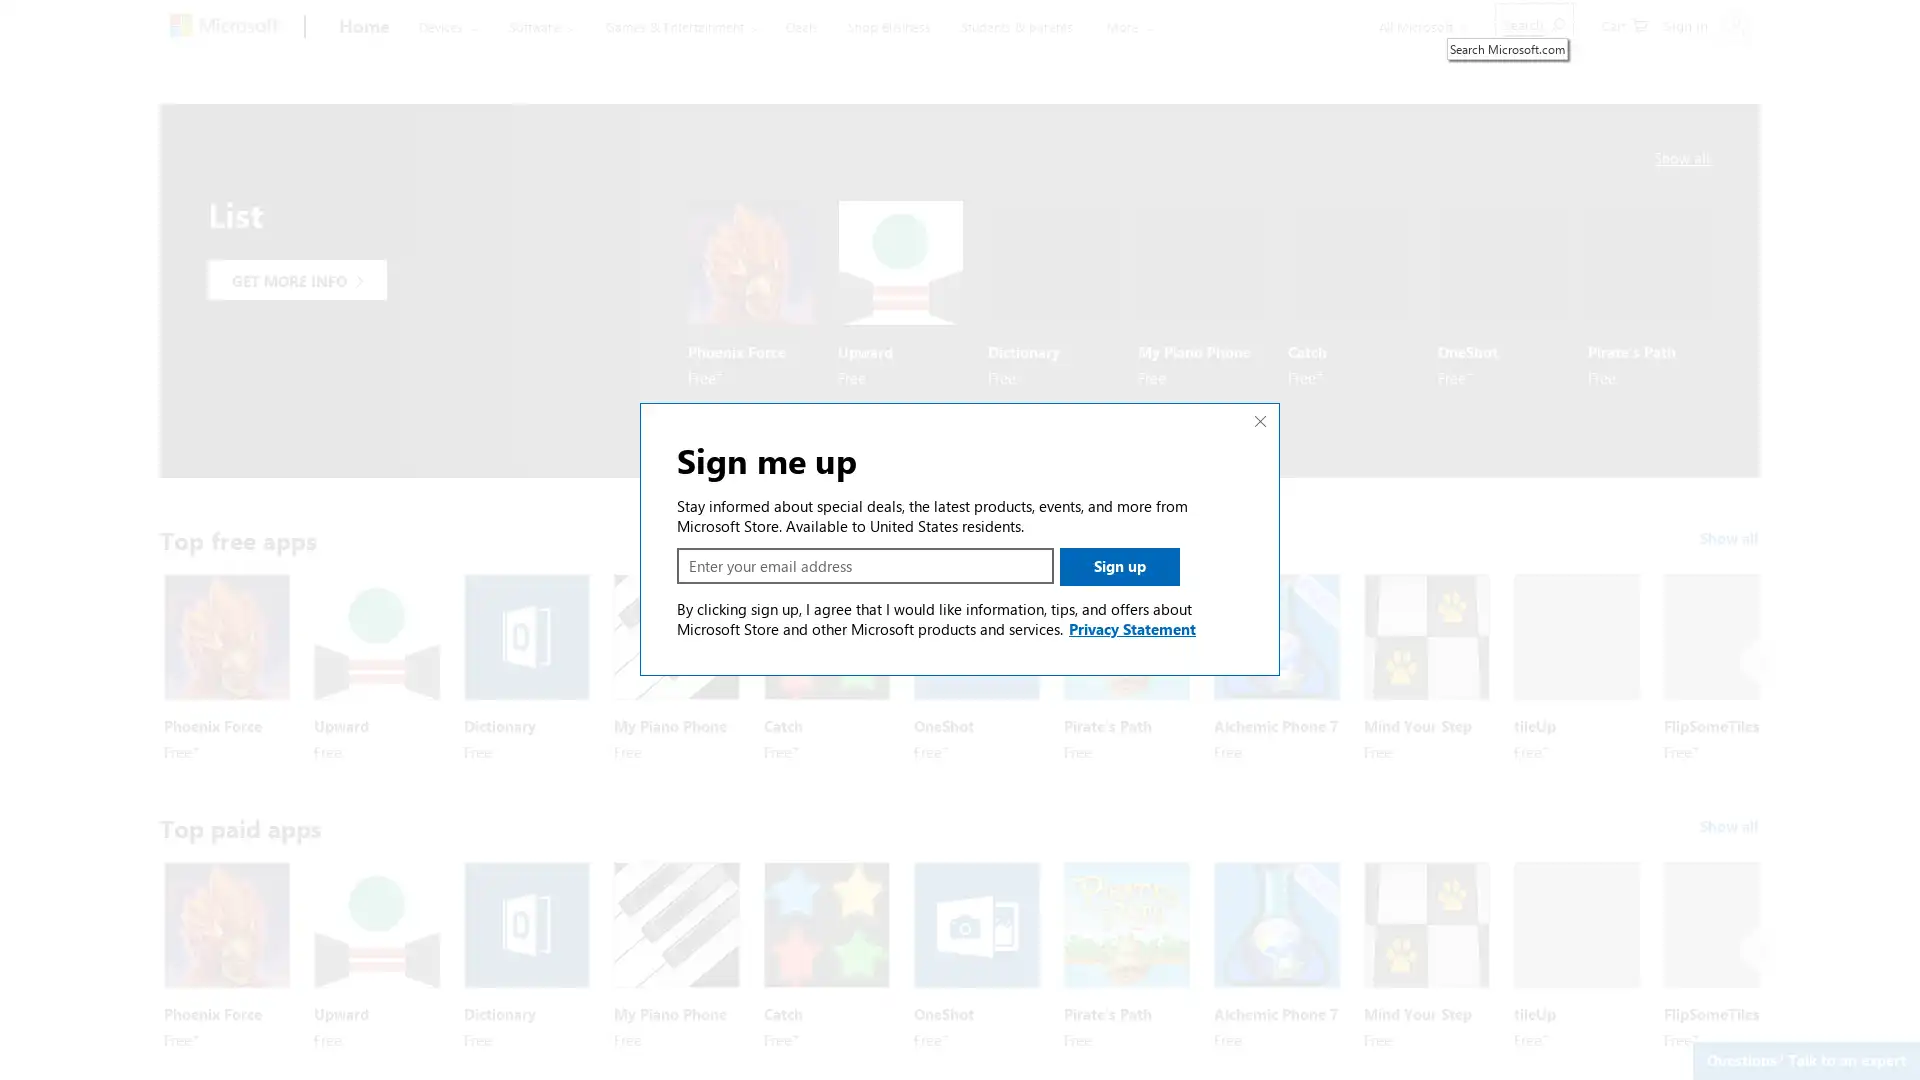  Describe the element at coordinates (1118, 567) in the screenshot. I see `Sign up` at that location.